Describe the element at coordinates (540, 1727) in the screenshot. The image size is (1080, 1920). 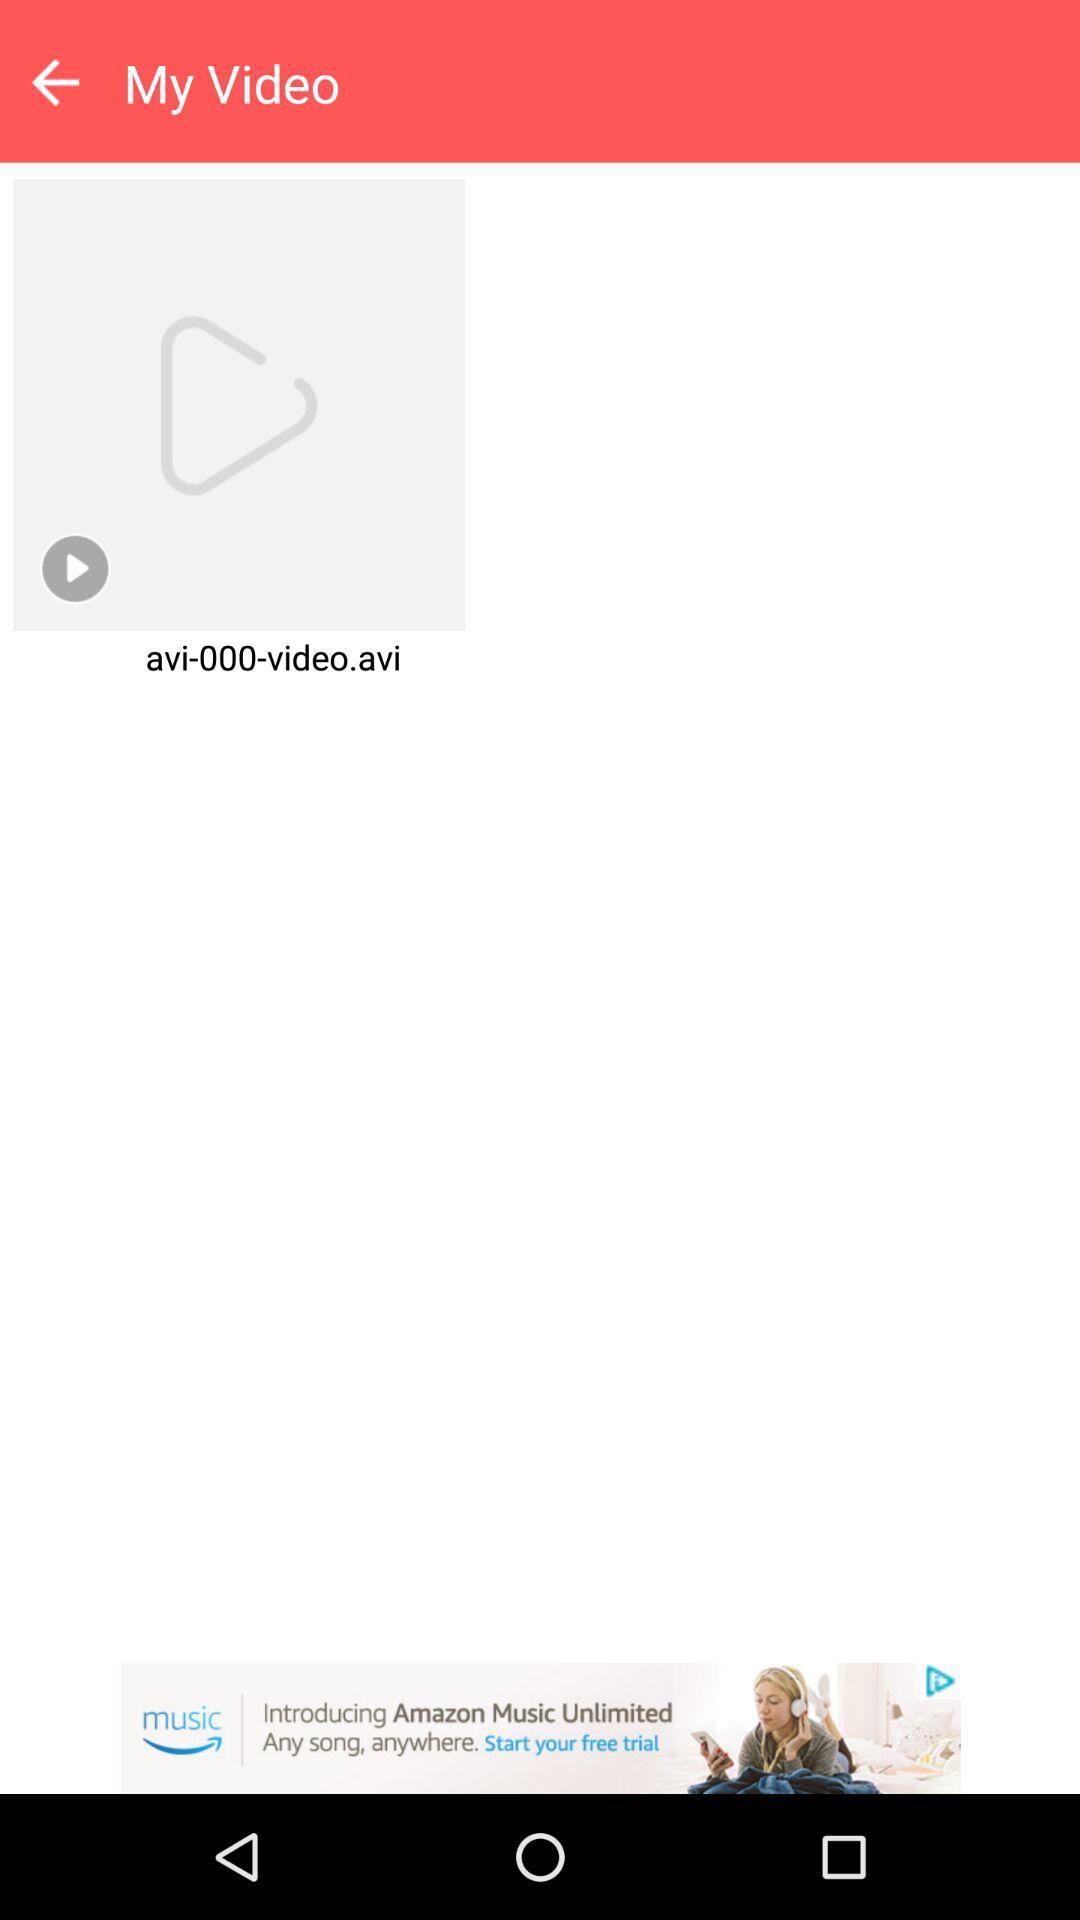
I see `watch advertisement` at that location.